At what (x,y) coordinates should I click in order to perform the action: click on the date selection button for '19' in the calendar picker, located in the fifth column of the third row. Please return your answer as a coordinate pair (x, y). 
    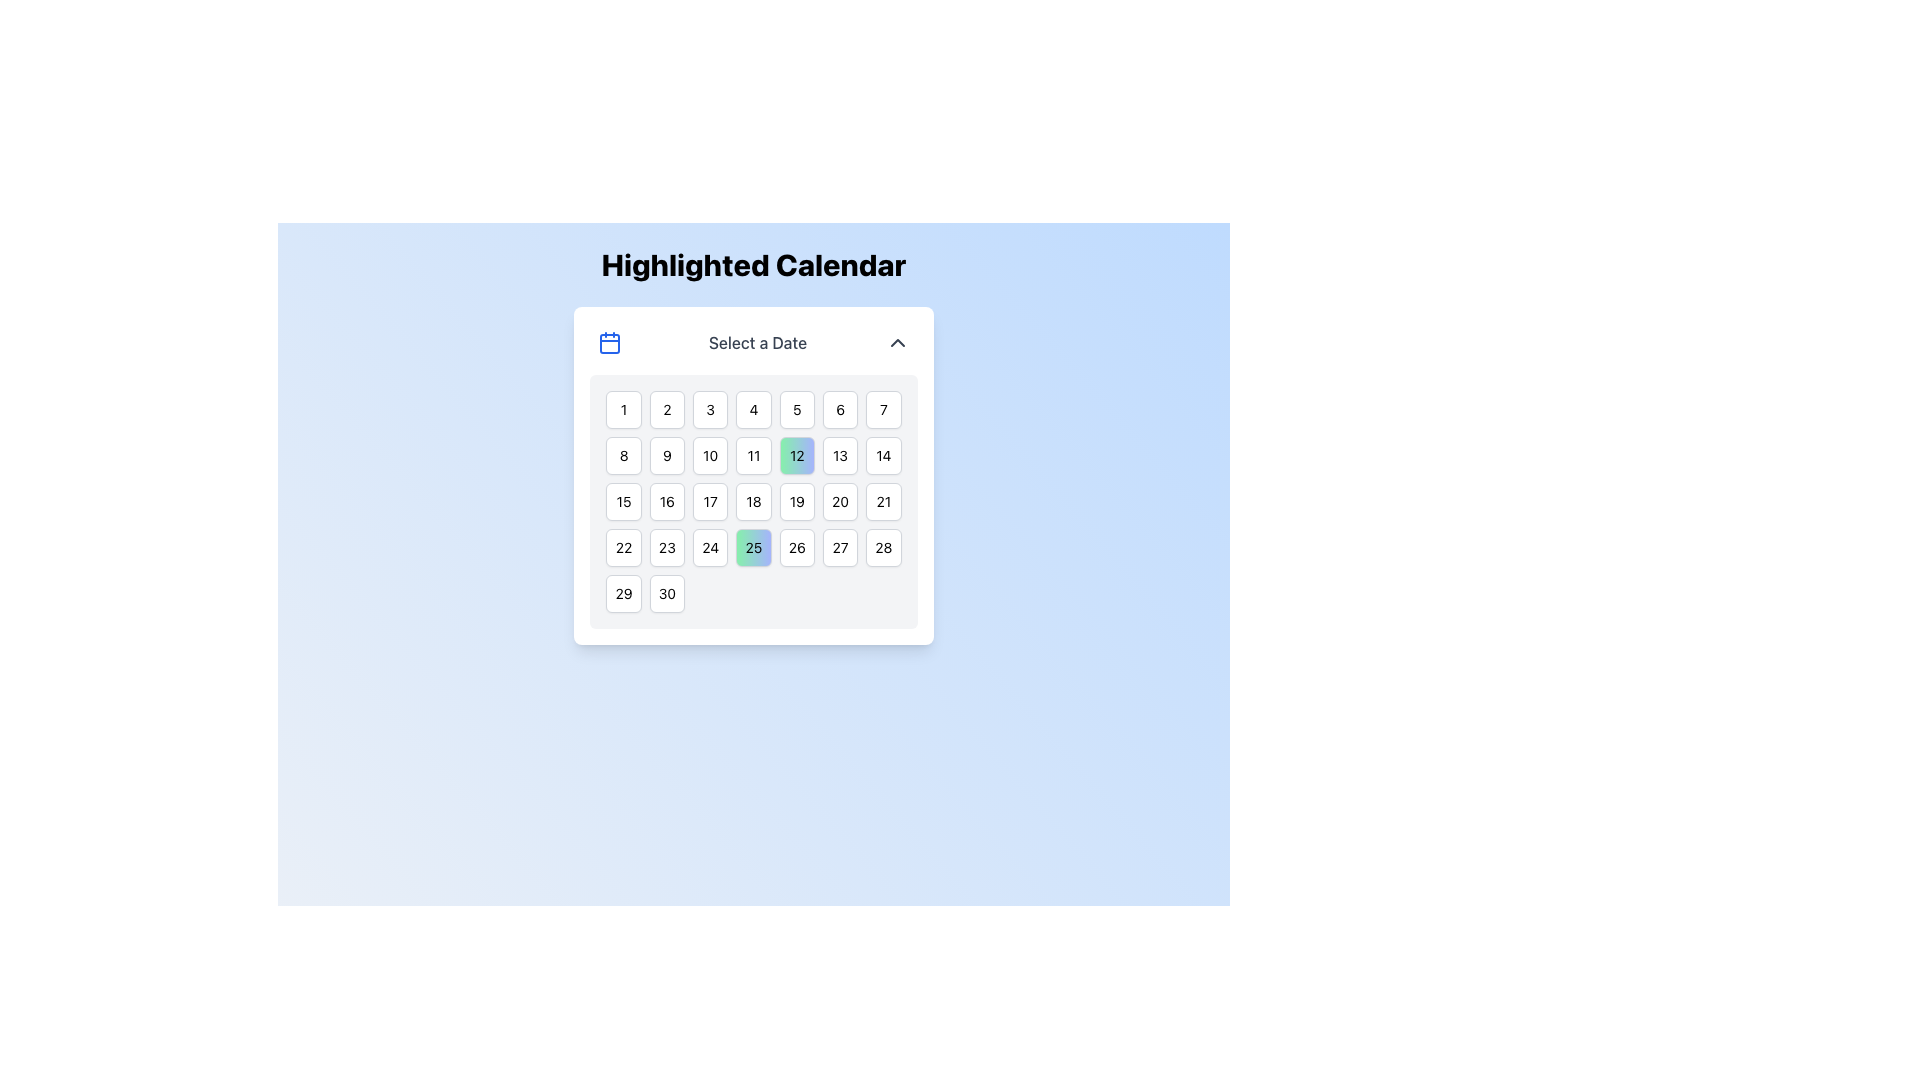
    Looking at the image, I should click on (796, 500).